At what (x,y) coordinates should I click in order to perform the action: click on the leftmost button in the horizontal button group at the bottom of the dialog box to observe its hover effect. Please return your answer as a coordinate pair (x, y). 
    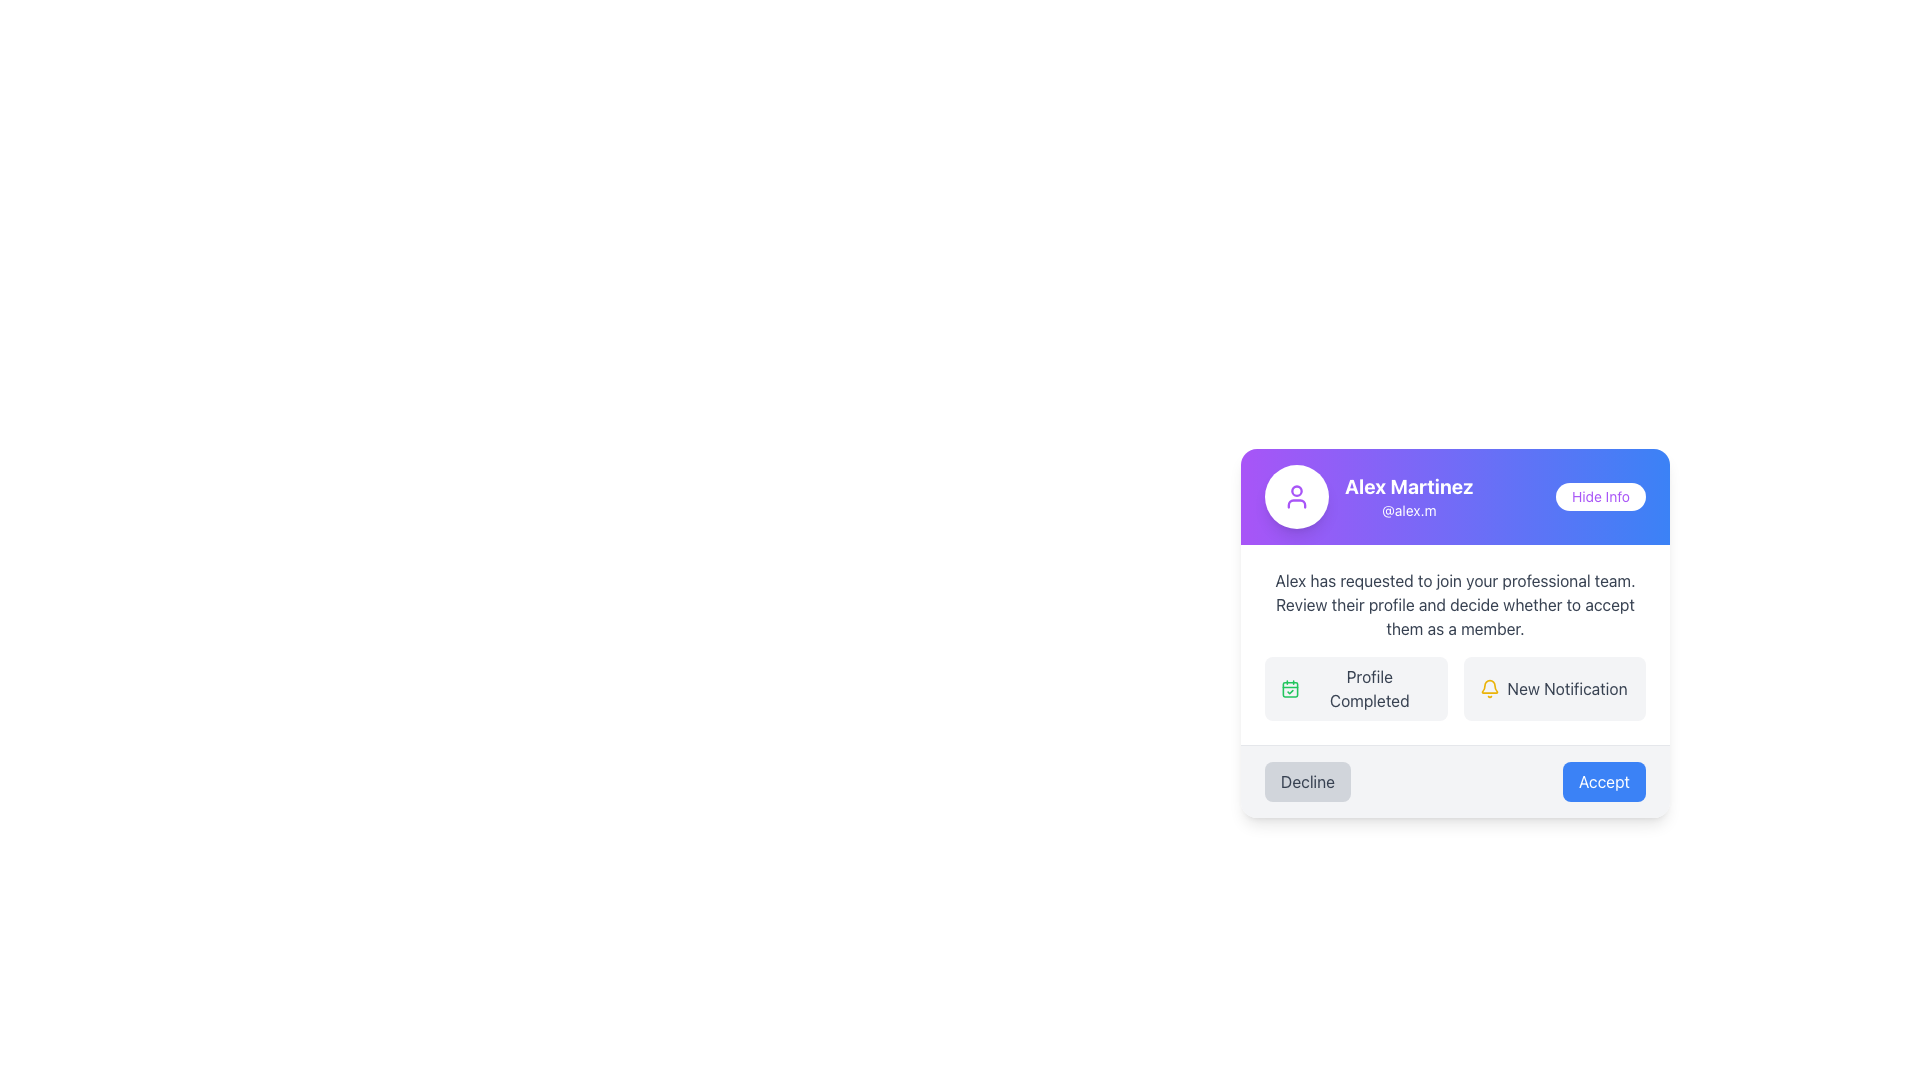
    Looking at the image, I should click on (1308, 781).